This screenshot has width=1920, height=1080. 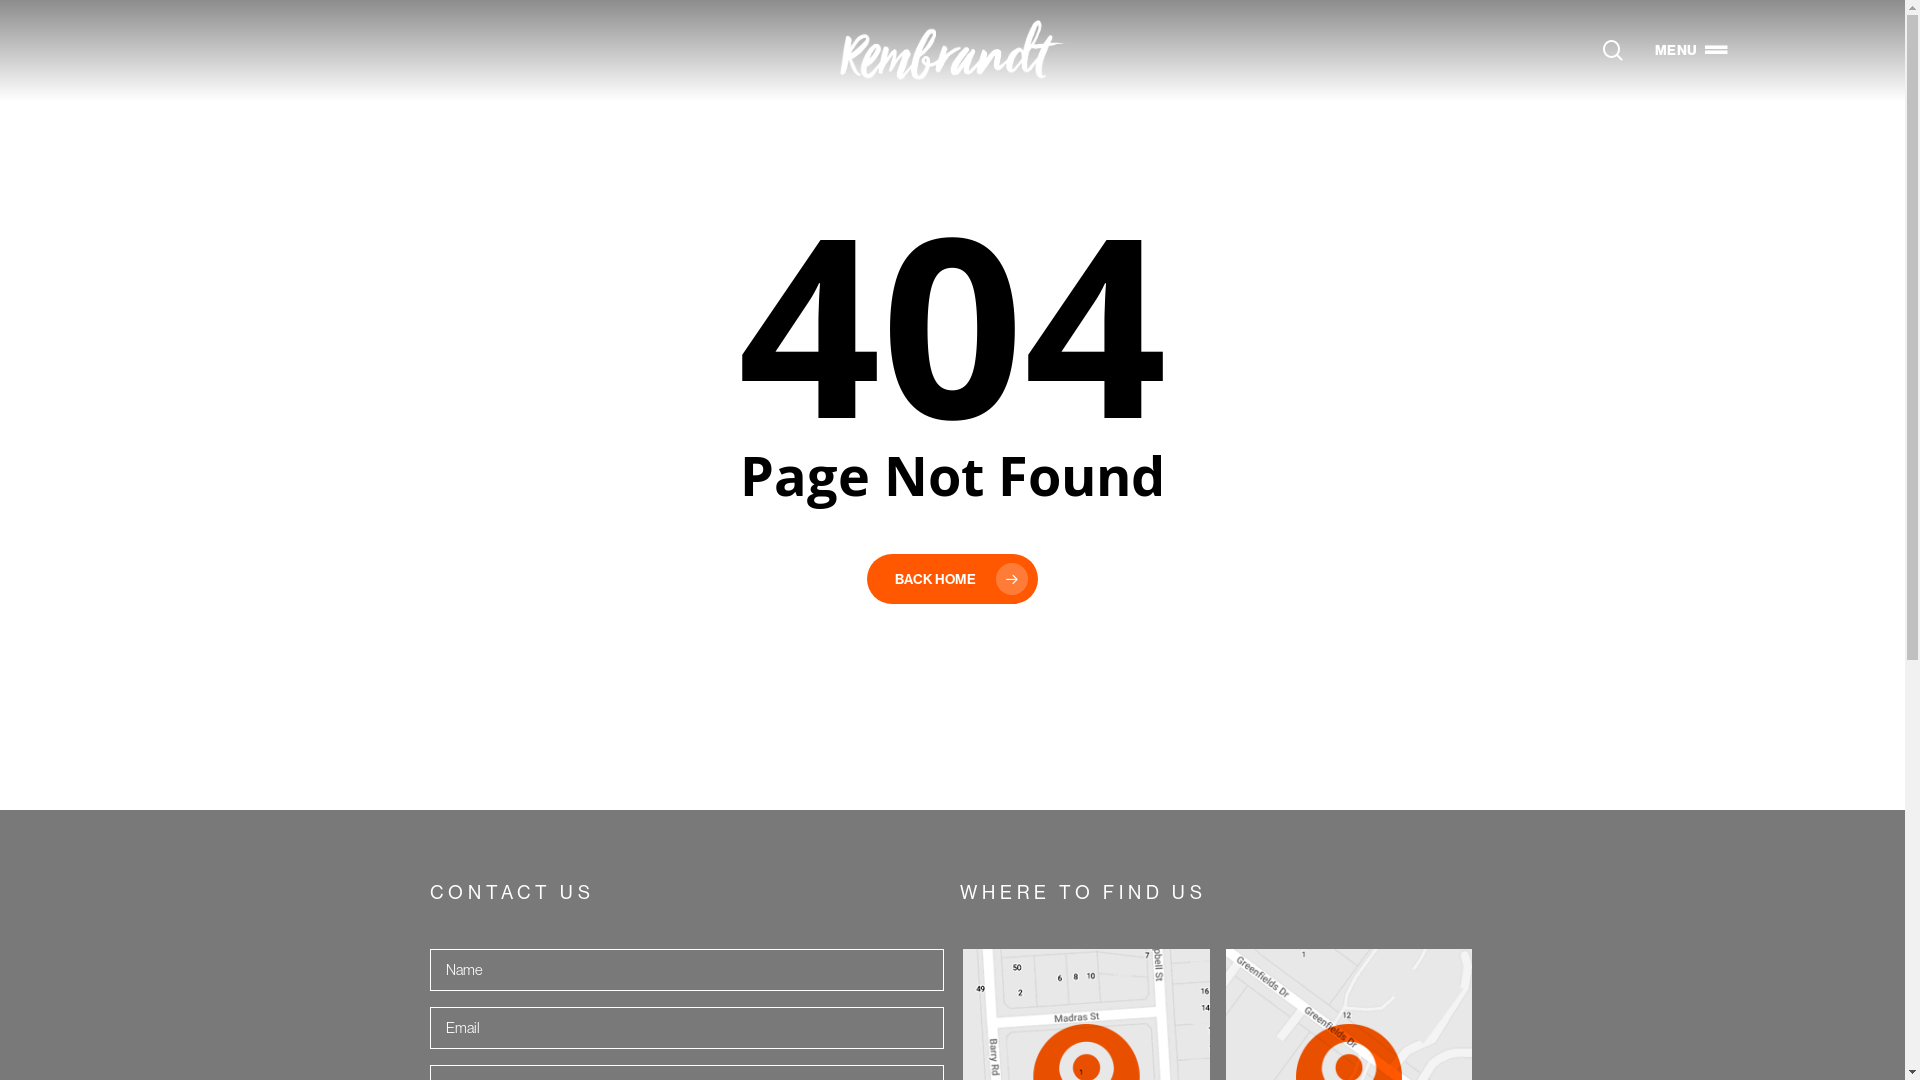 What do you see at coordinates (1601, 49) in the screenshot?
I see `'search'` at bounding box center [1601, 49].